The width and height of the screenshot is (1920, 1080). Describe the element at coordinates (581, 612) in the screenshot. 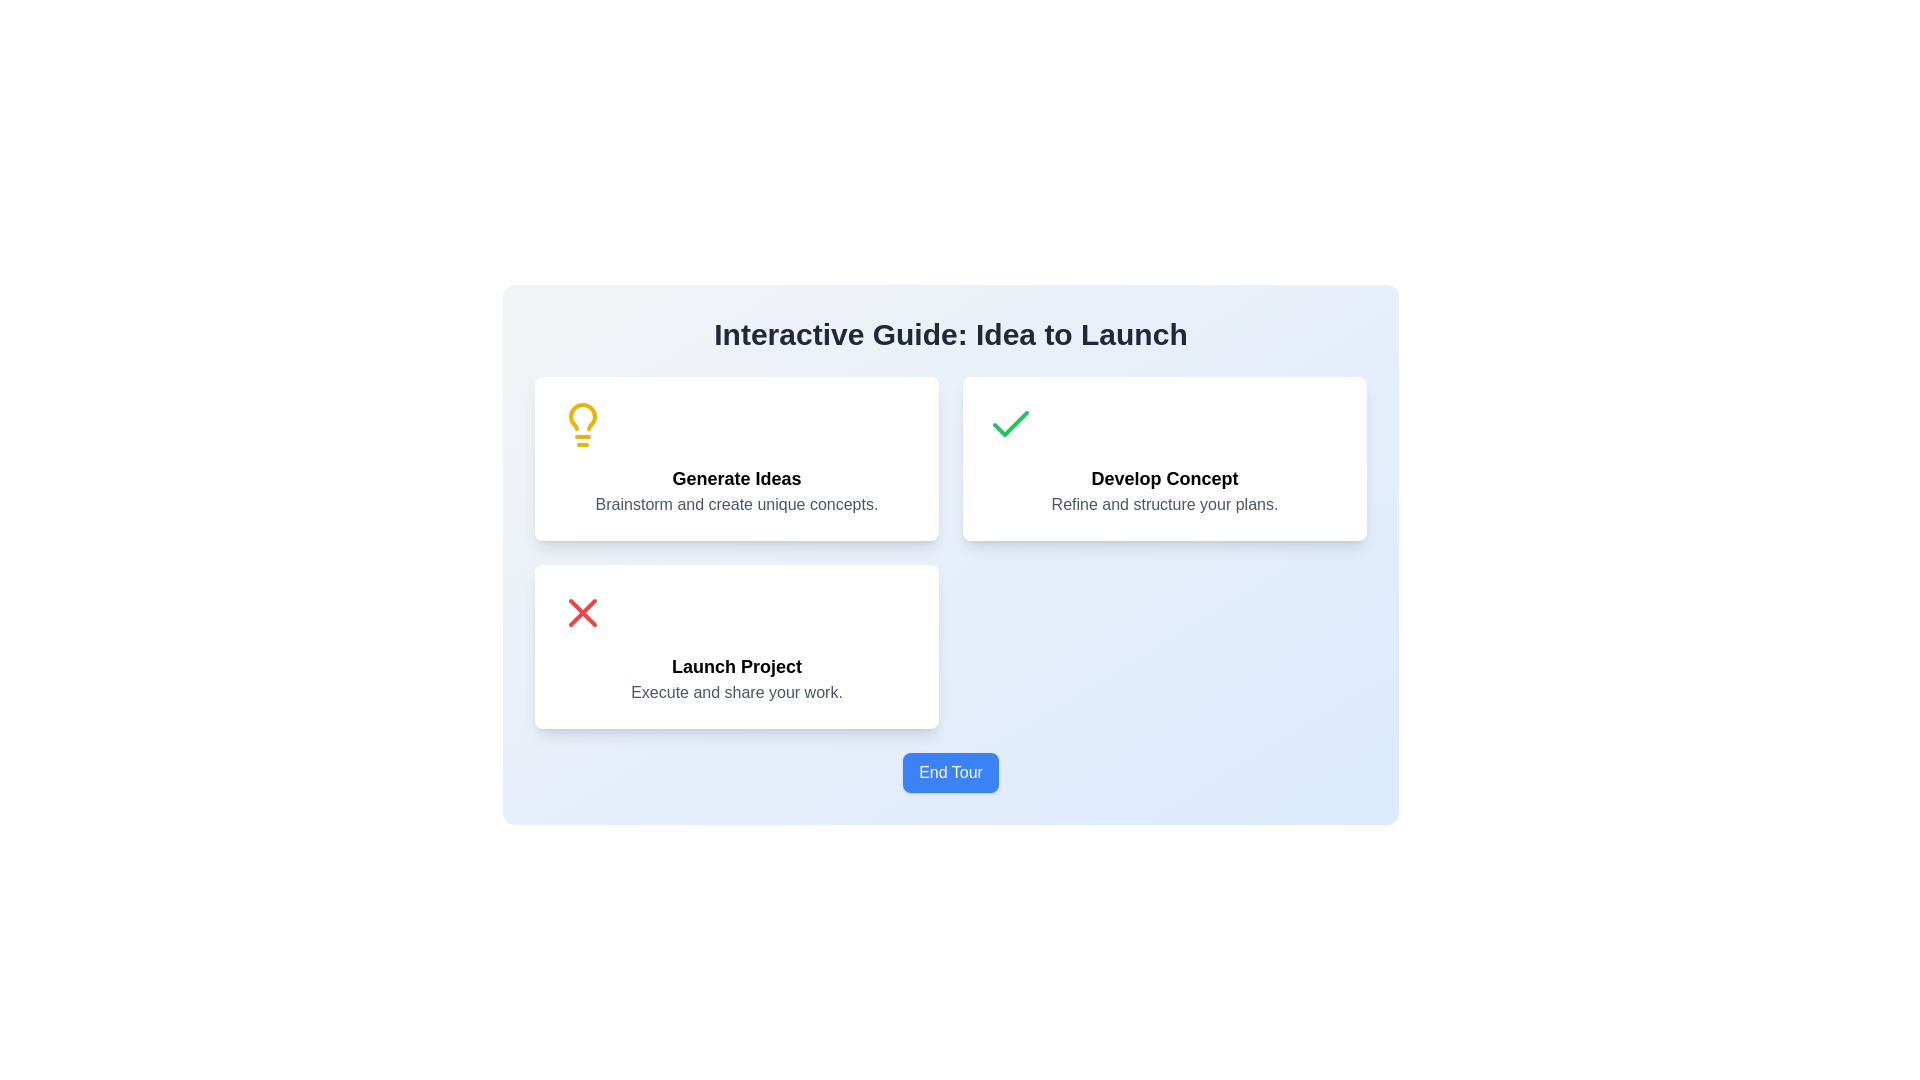

I see `the 'X' symbol indicating an incorrect or non-viable action located in the bottom left interactive box titled 'Launch Project'` at that location.